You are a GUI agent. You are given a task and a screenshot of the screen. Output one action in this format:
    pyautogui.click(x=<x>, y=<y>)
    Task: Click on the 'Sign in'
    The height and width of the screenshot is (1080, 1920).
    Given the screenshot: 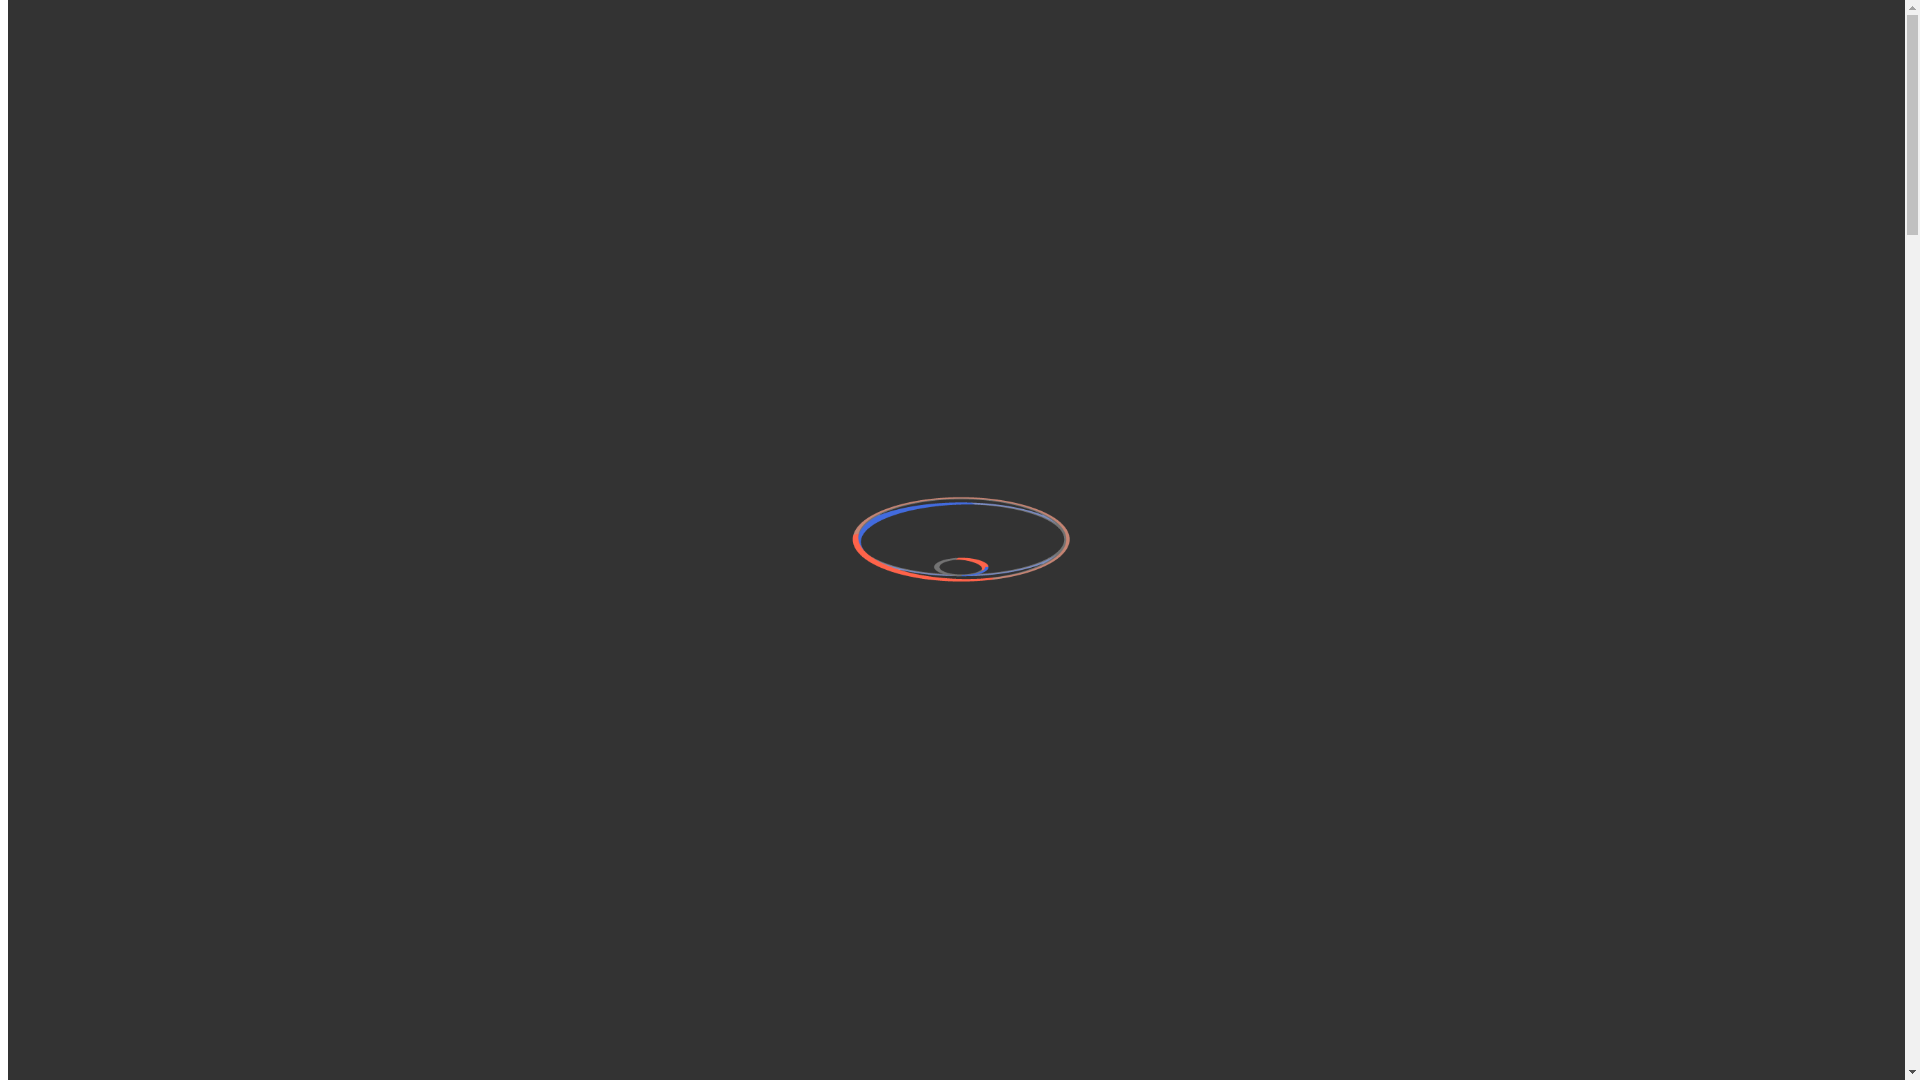 What is the action you would take?
    pyautogui.click(x=109, y=87)
    